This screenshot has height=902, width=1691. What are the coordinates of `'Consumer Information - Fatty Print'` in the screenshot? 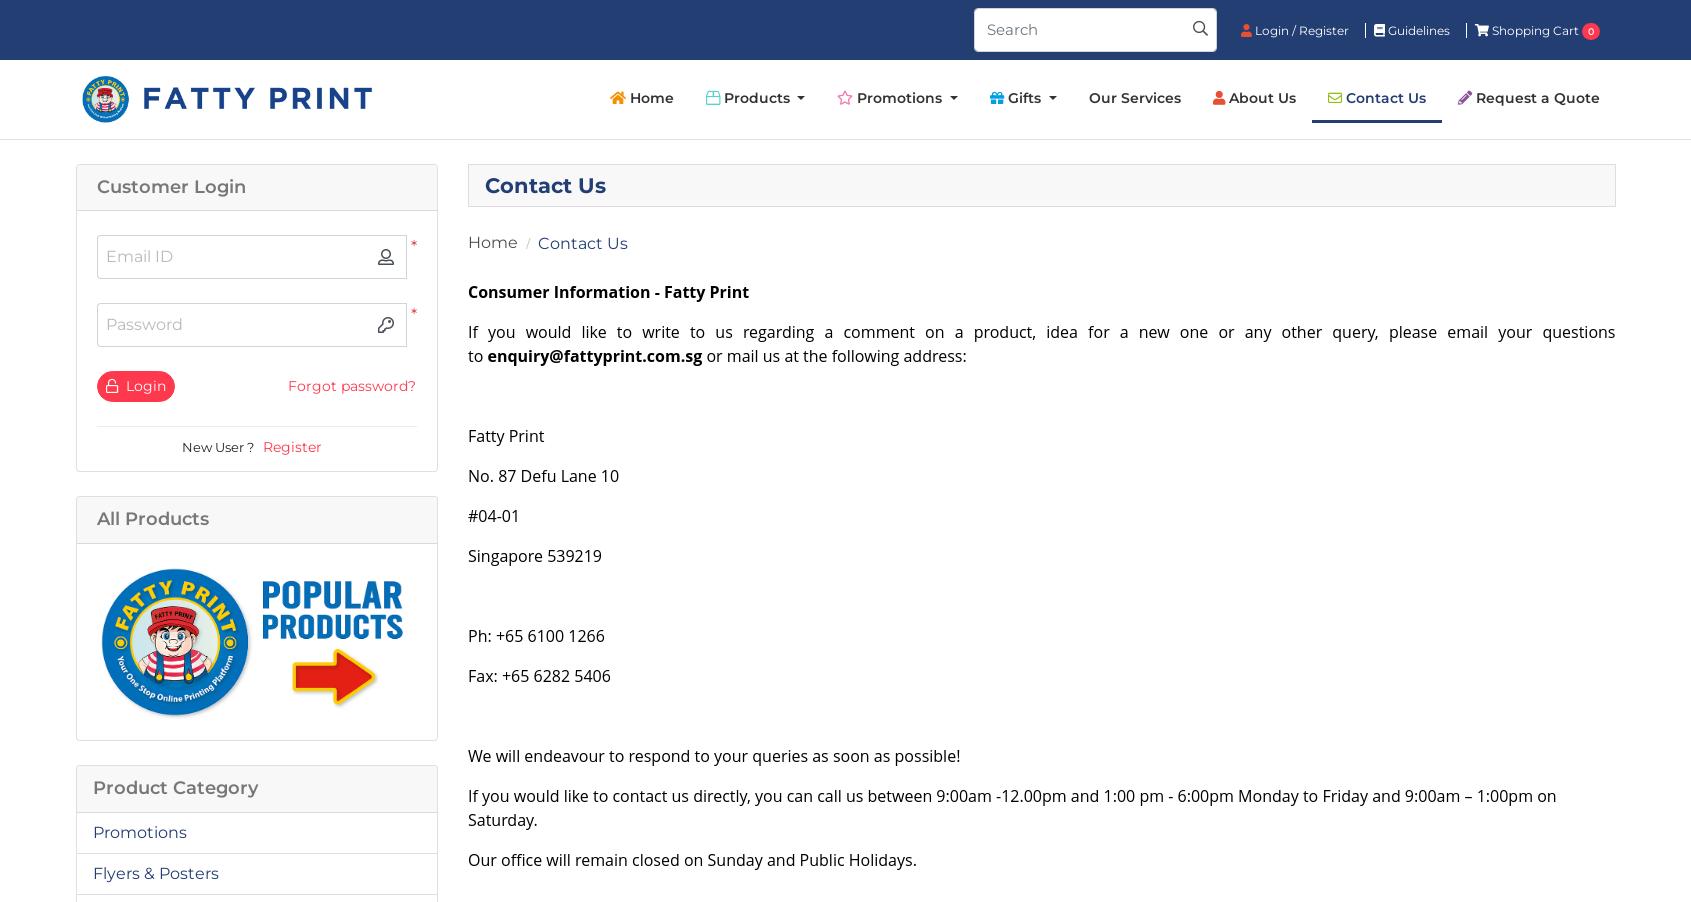 It's located at (608, 291).